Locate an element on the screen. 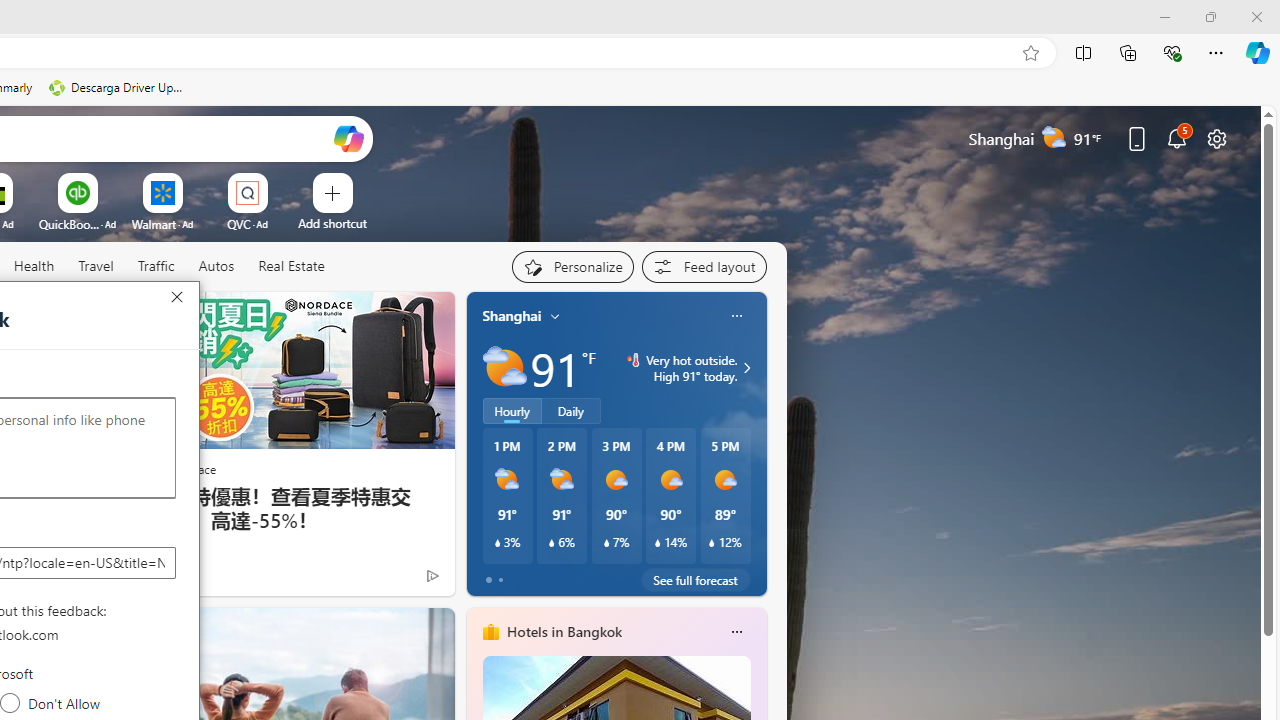 The width and height of the screenshot is (1280, 720). 'Hotels in Bangkok' is located at coordinates (562, 631).